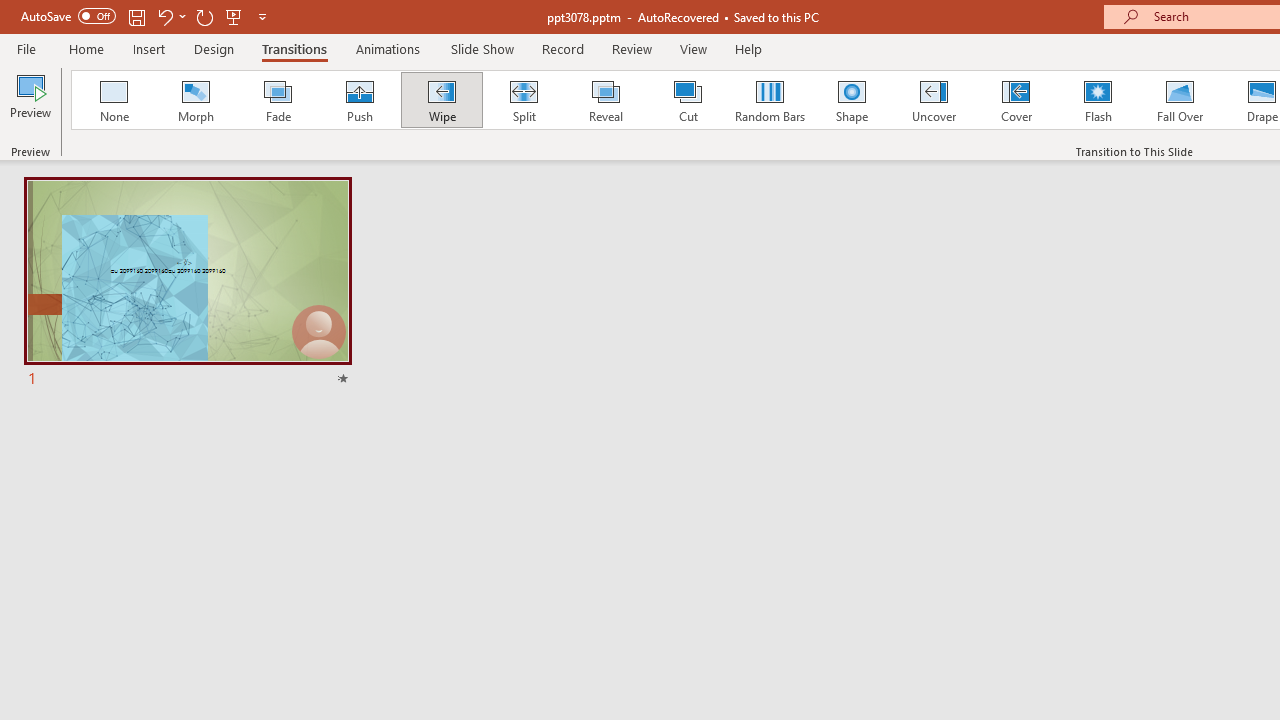 The width and height of the screenshot is (1280, 720). What do you see at coordinates (1097, 100) in the screenshot?
I see `'Flash'` at bounding box center [1097, 100].